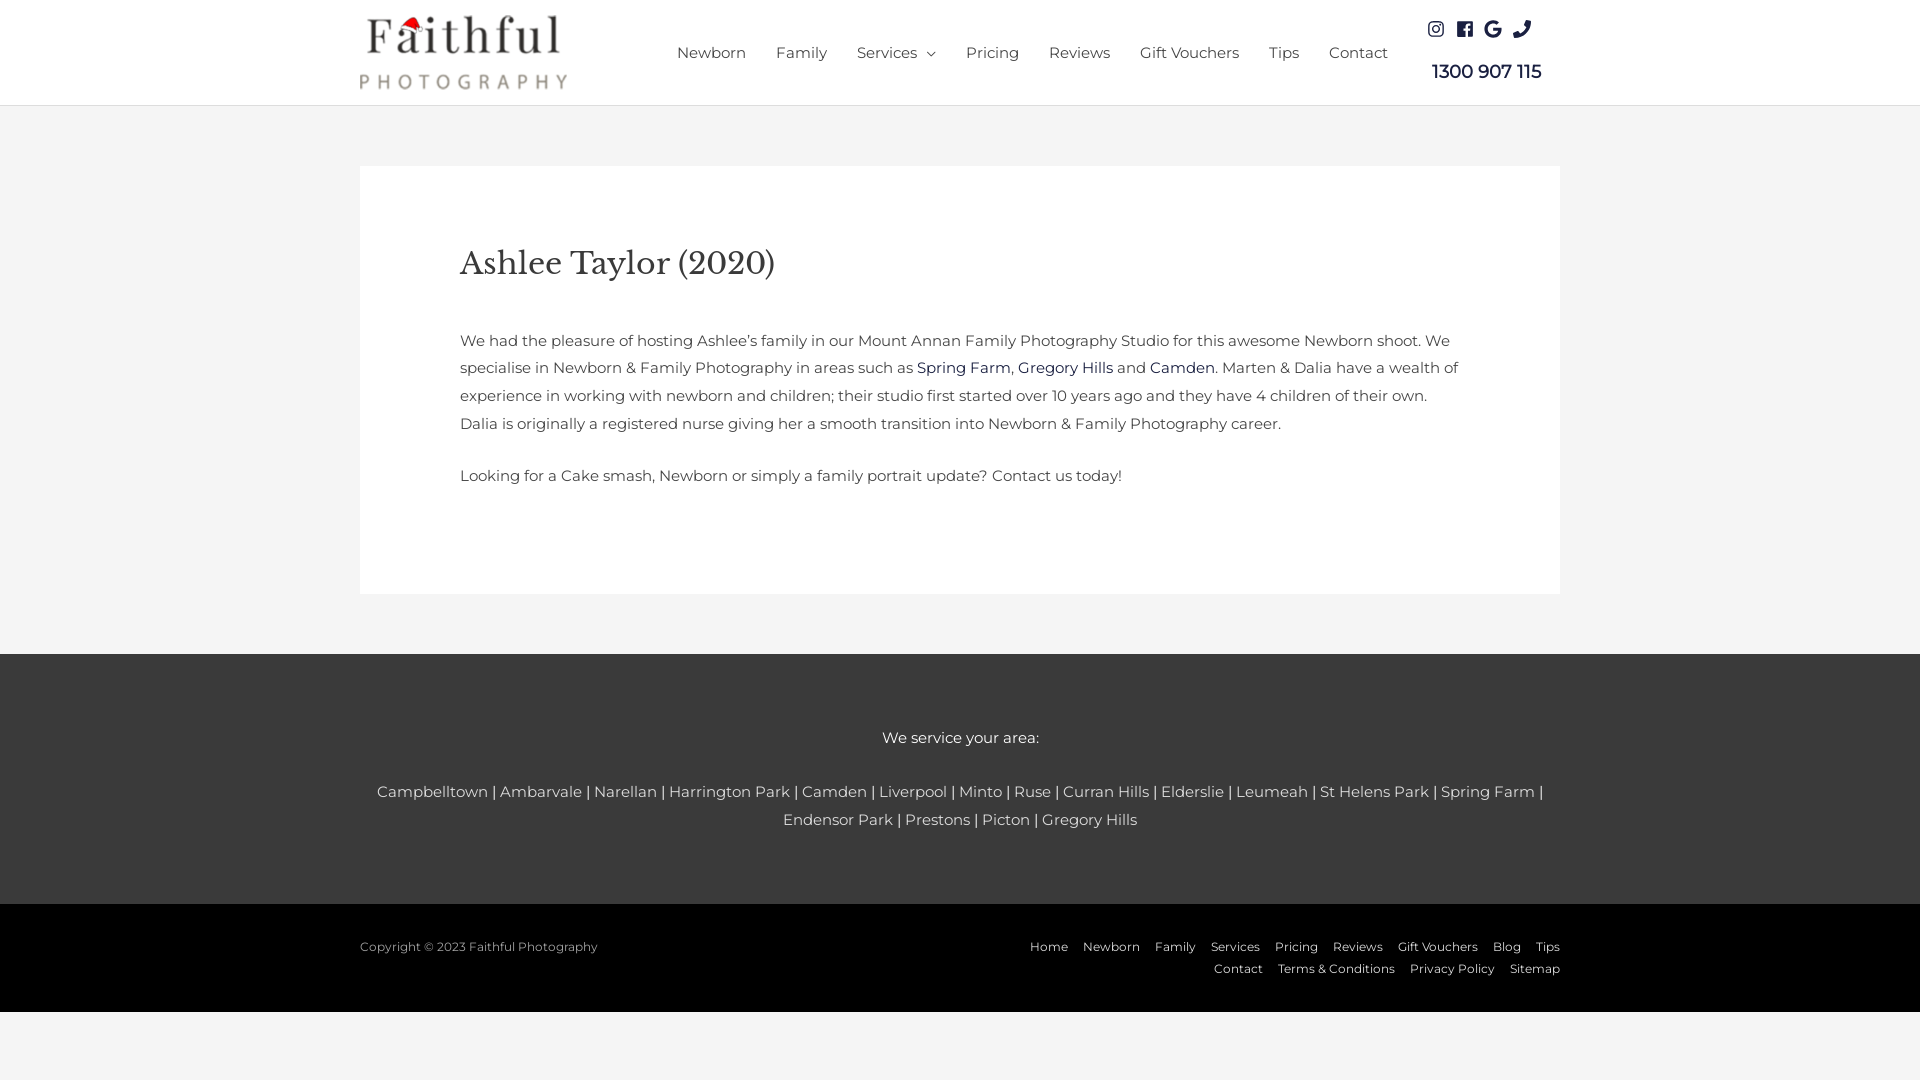  Describe the element at coordinates (431, 790) in the screenshot. I see `'Campbelltown'` at that location.